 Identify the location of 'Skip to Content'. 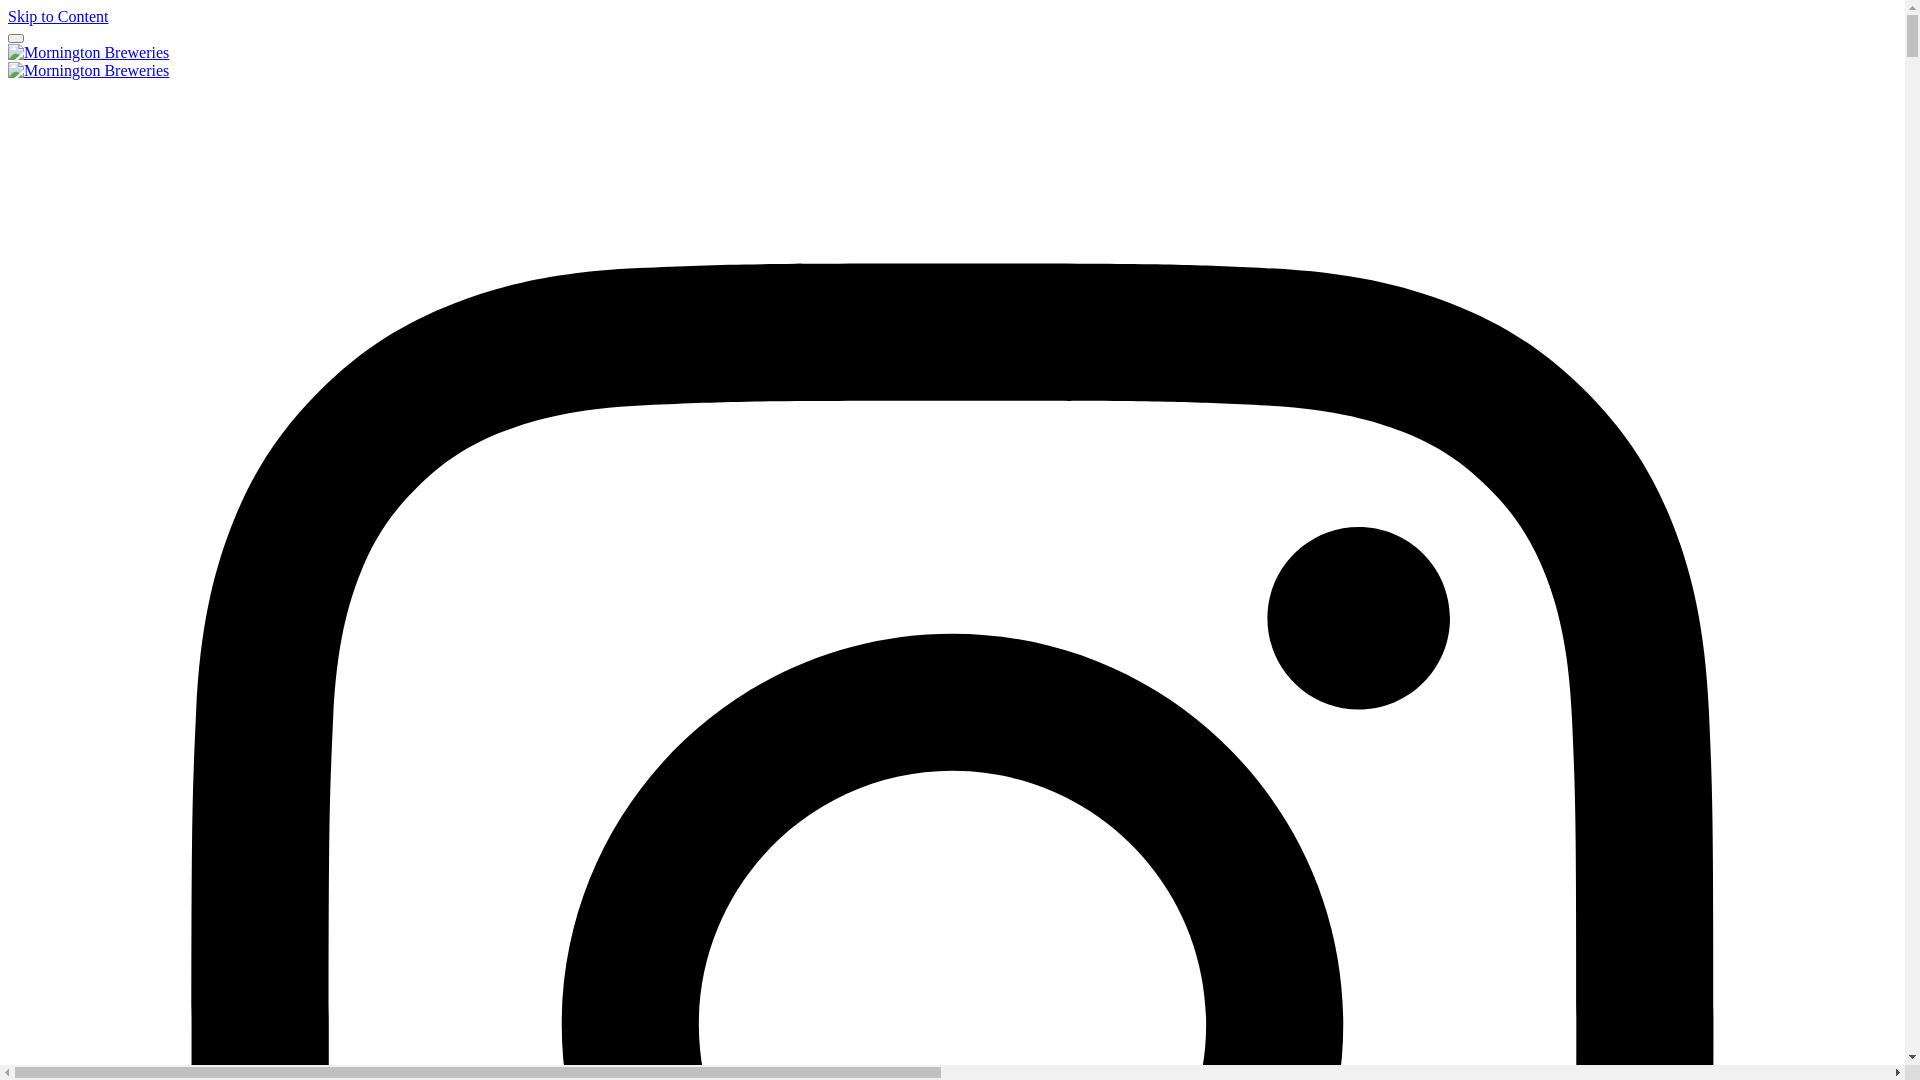
(8, 16).